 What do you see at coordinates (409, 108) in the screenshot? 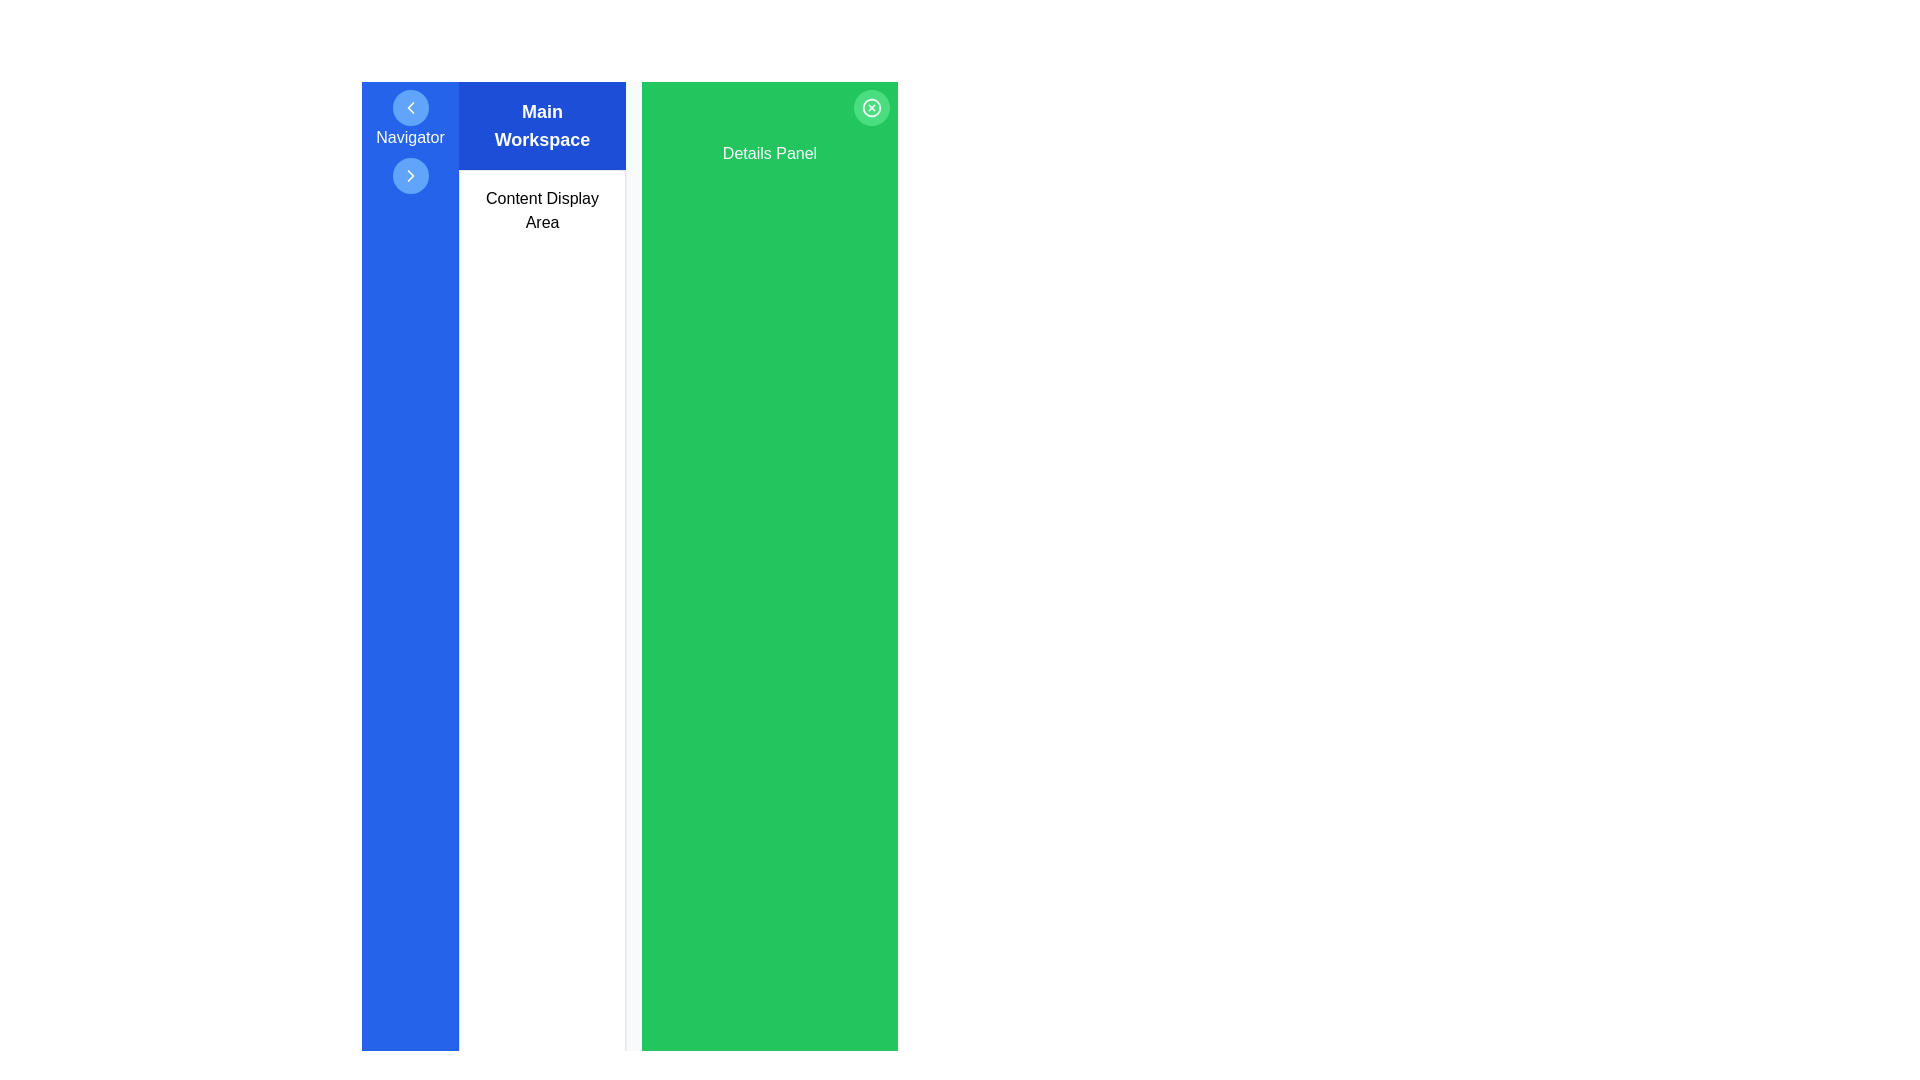
I see `the blue circular button with a left-facing chevron arrow icon located below the title 'Navigator' in the left-side navigation bar` at bounding box center [409, 108].